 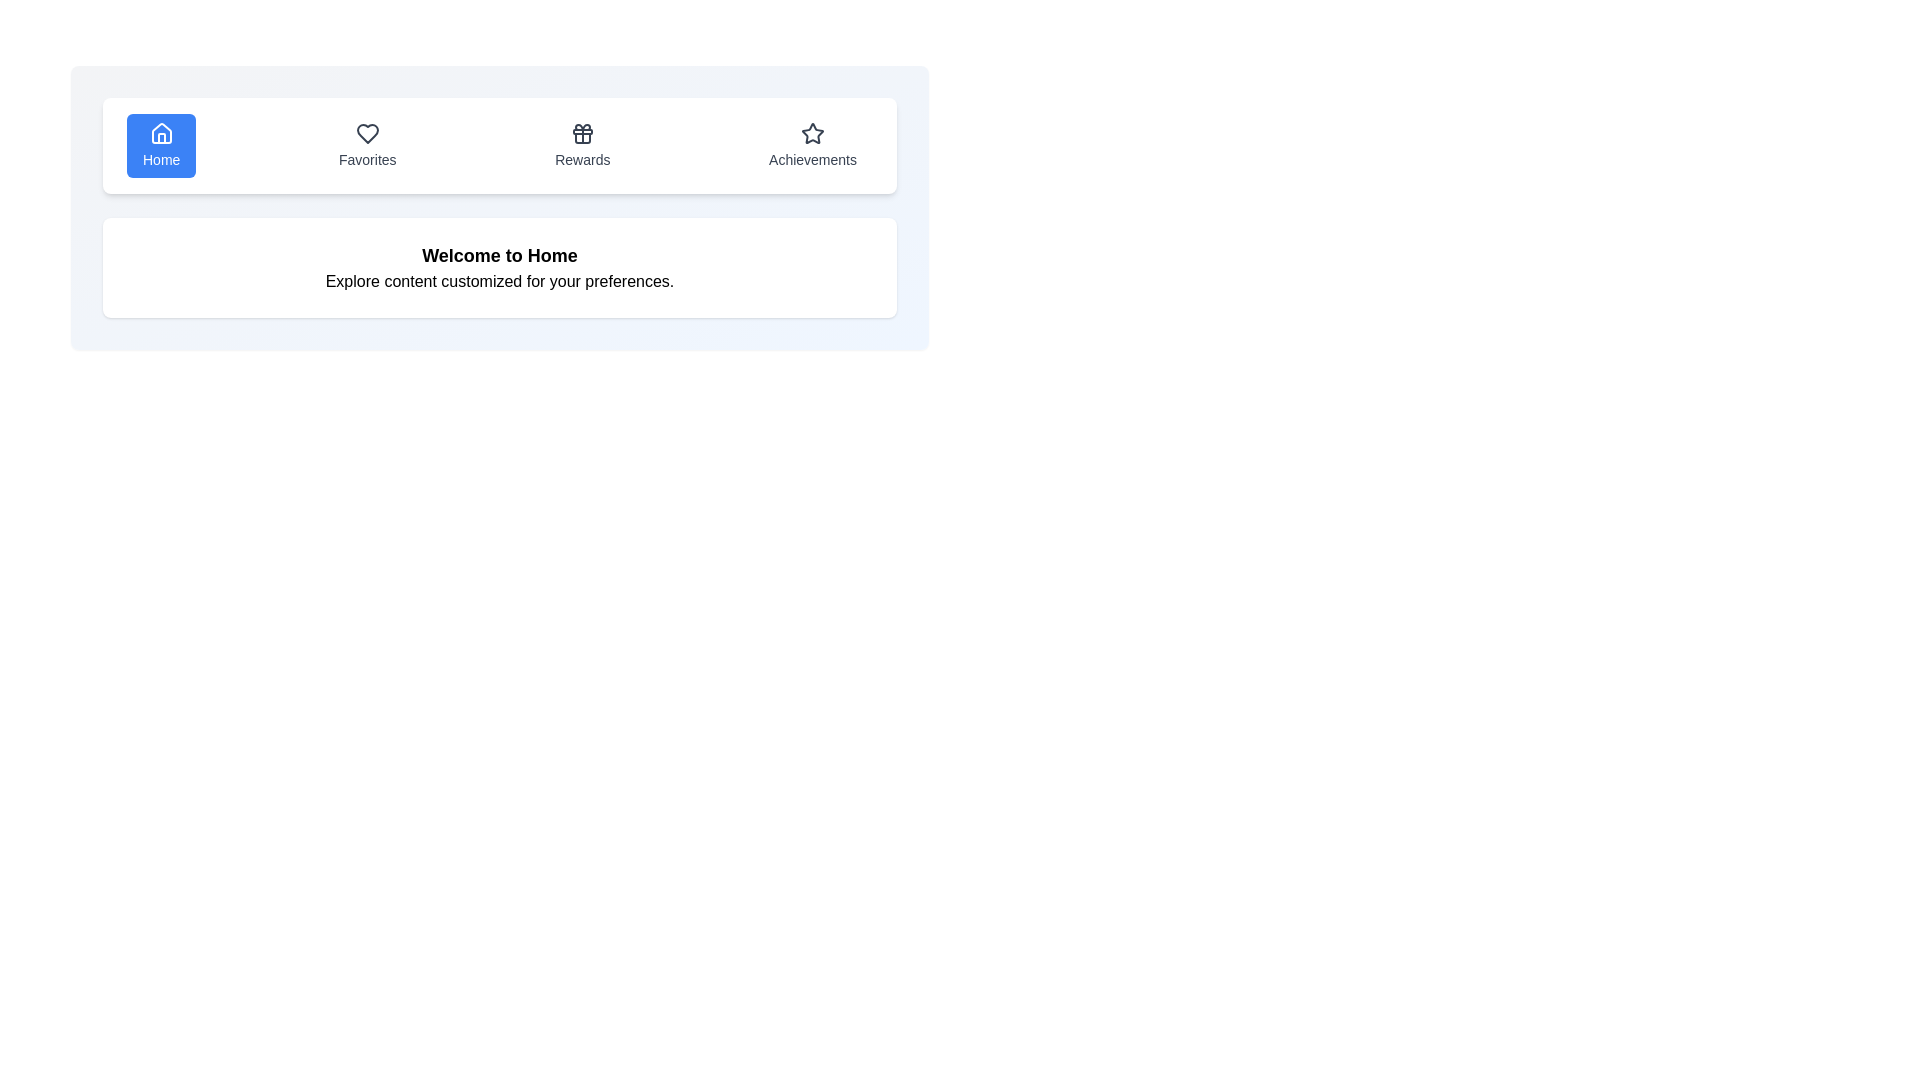 I want to click on the 'Achievements' button located at the far right of the navigation bar, so click(x=813, y=145).